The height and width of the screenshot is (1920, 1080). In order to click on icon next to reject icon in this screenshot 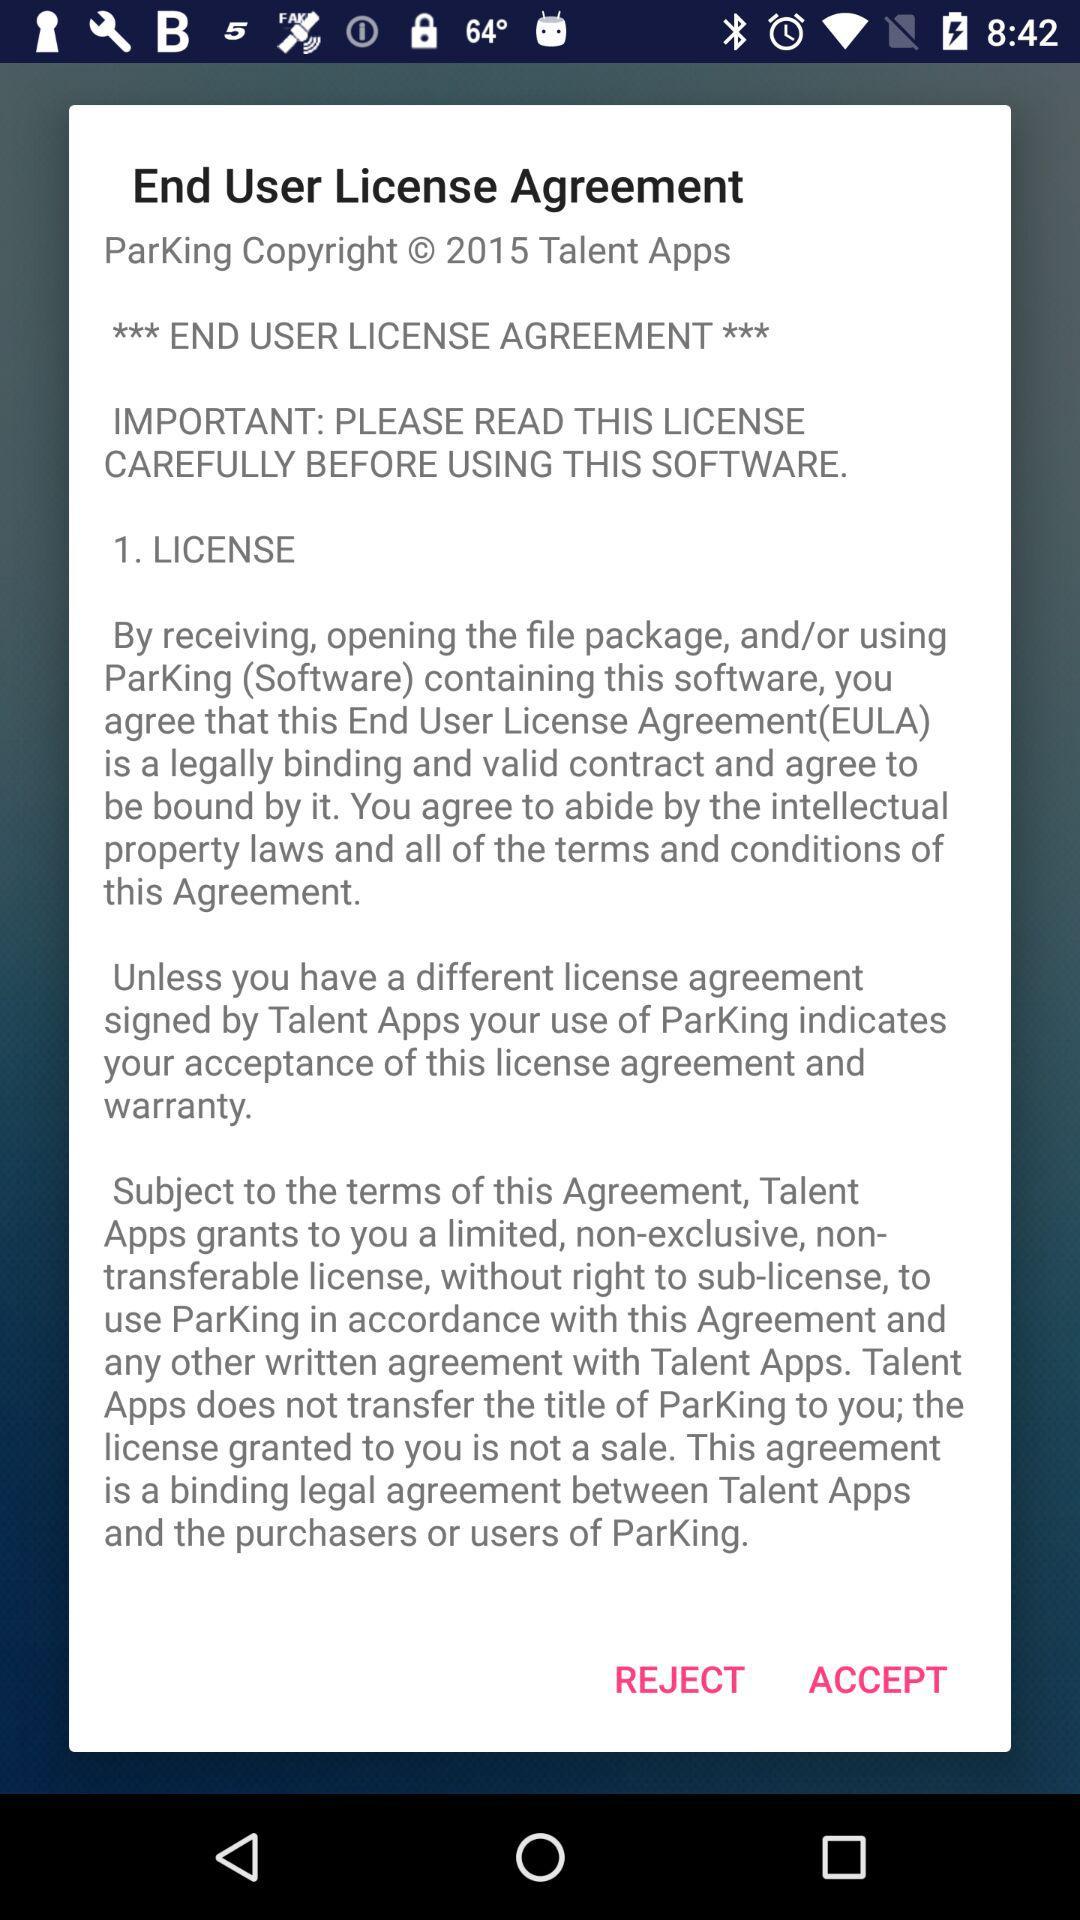, I will do `click(877, 1678)`.